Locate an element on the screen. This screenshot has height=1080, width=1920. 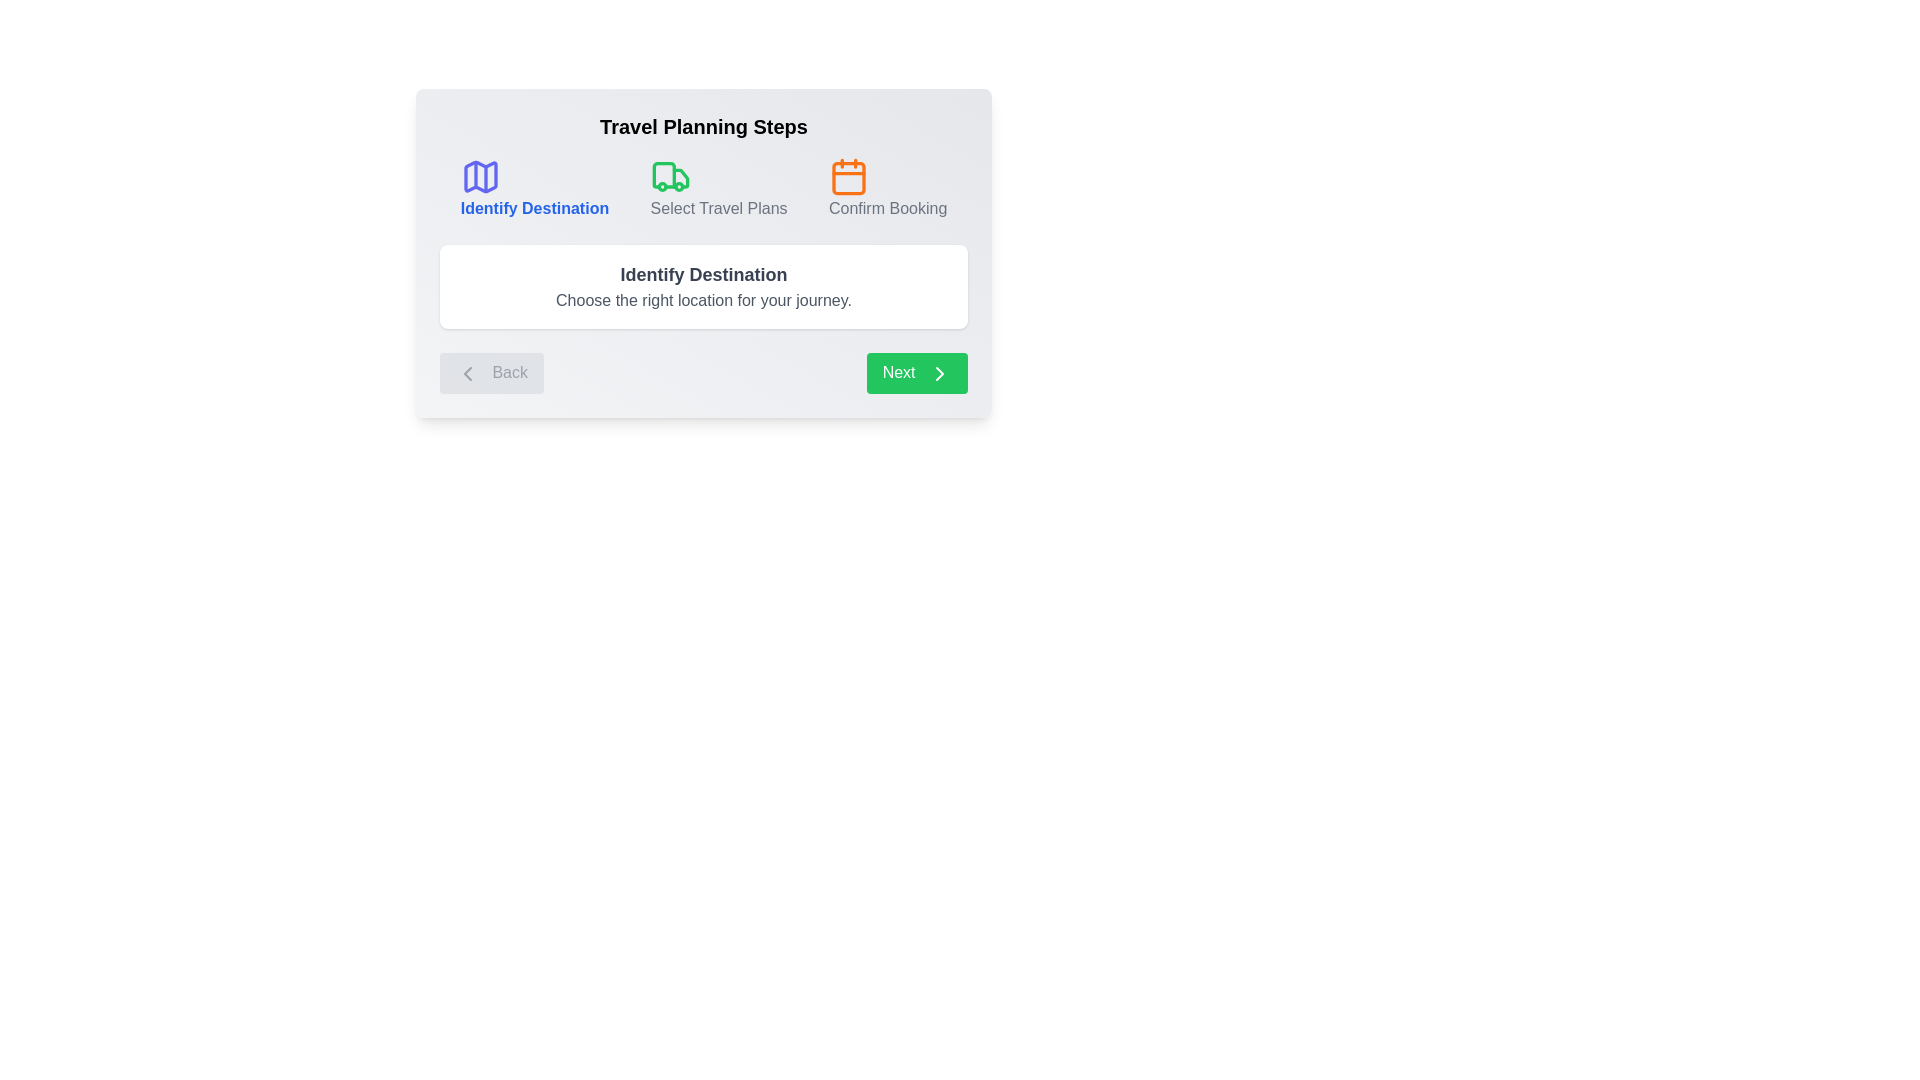
the Static informational card that highlights a specific step in the series of actions, positioned centrally below the steps and above the navigation buttons is located at coordinates (704, 286).